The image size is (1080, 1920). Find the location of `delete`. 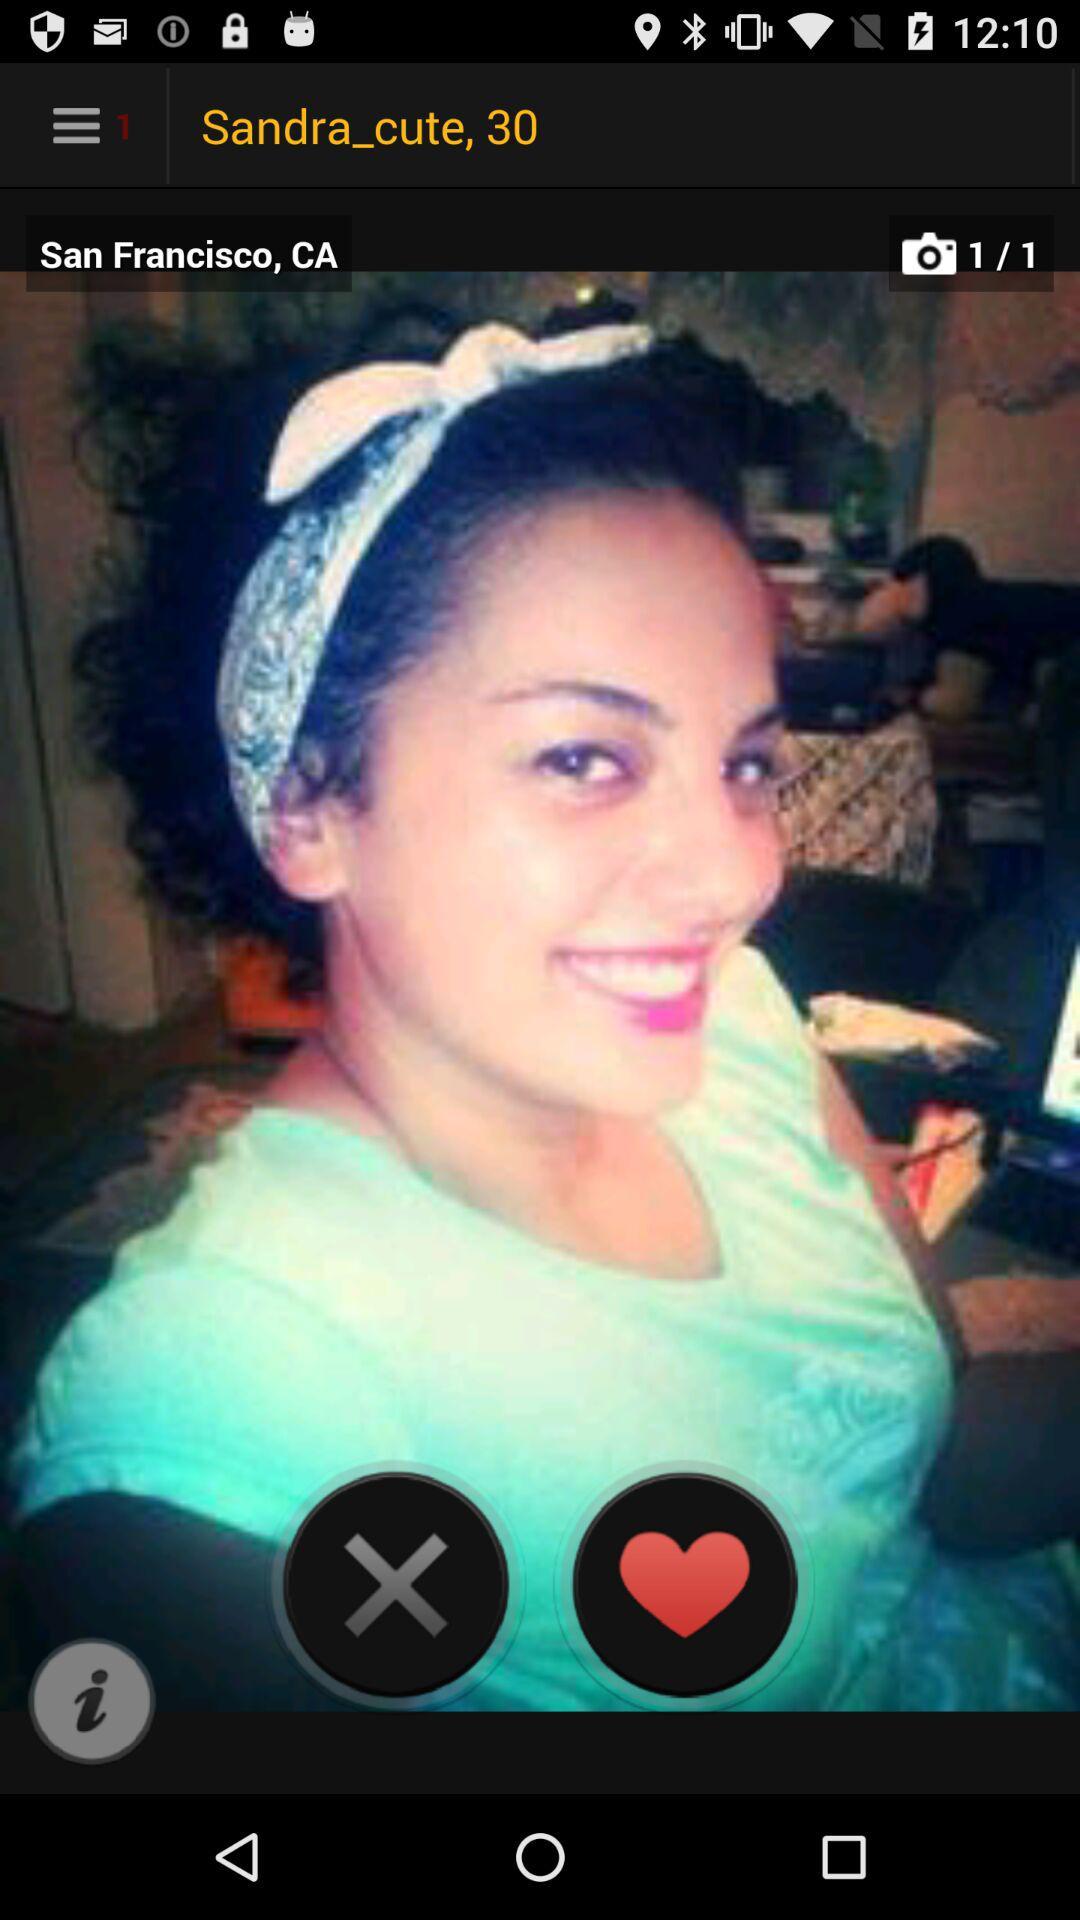

delete is located at coordinates (395, 1583).